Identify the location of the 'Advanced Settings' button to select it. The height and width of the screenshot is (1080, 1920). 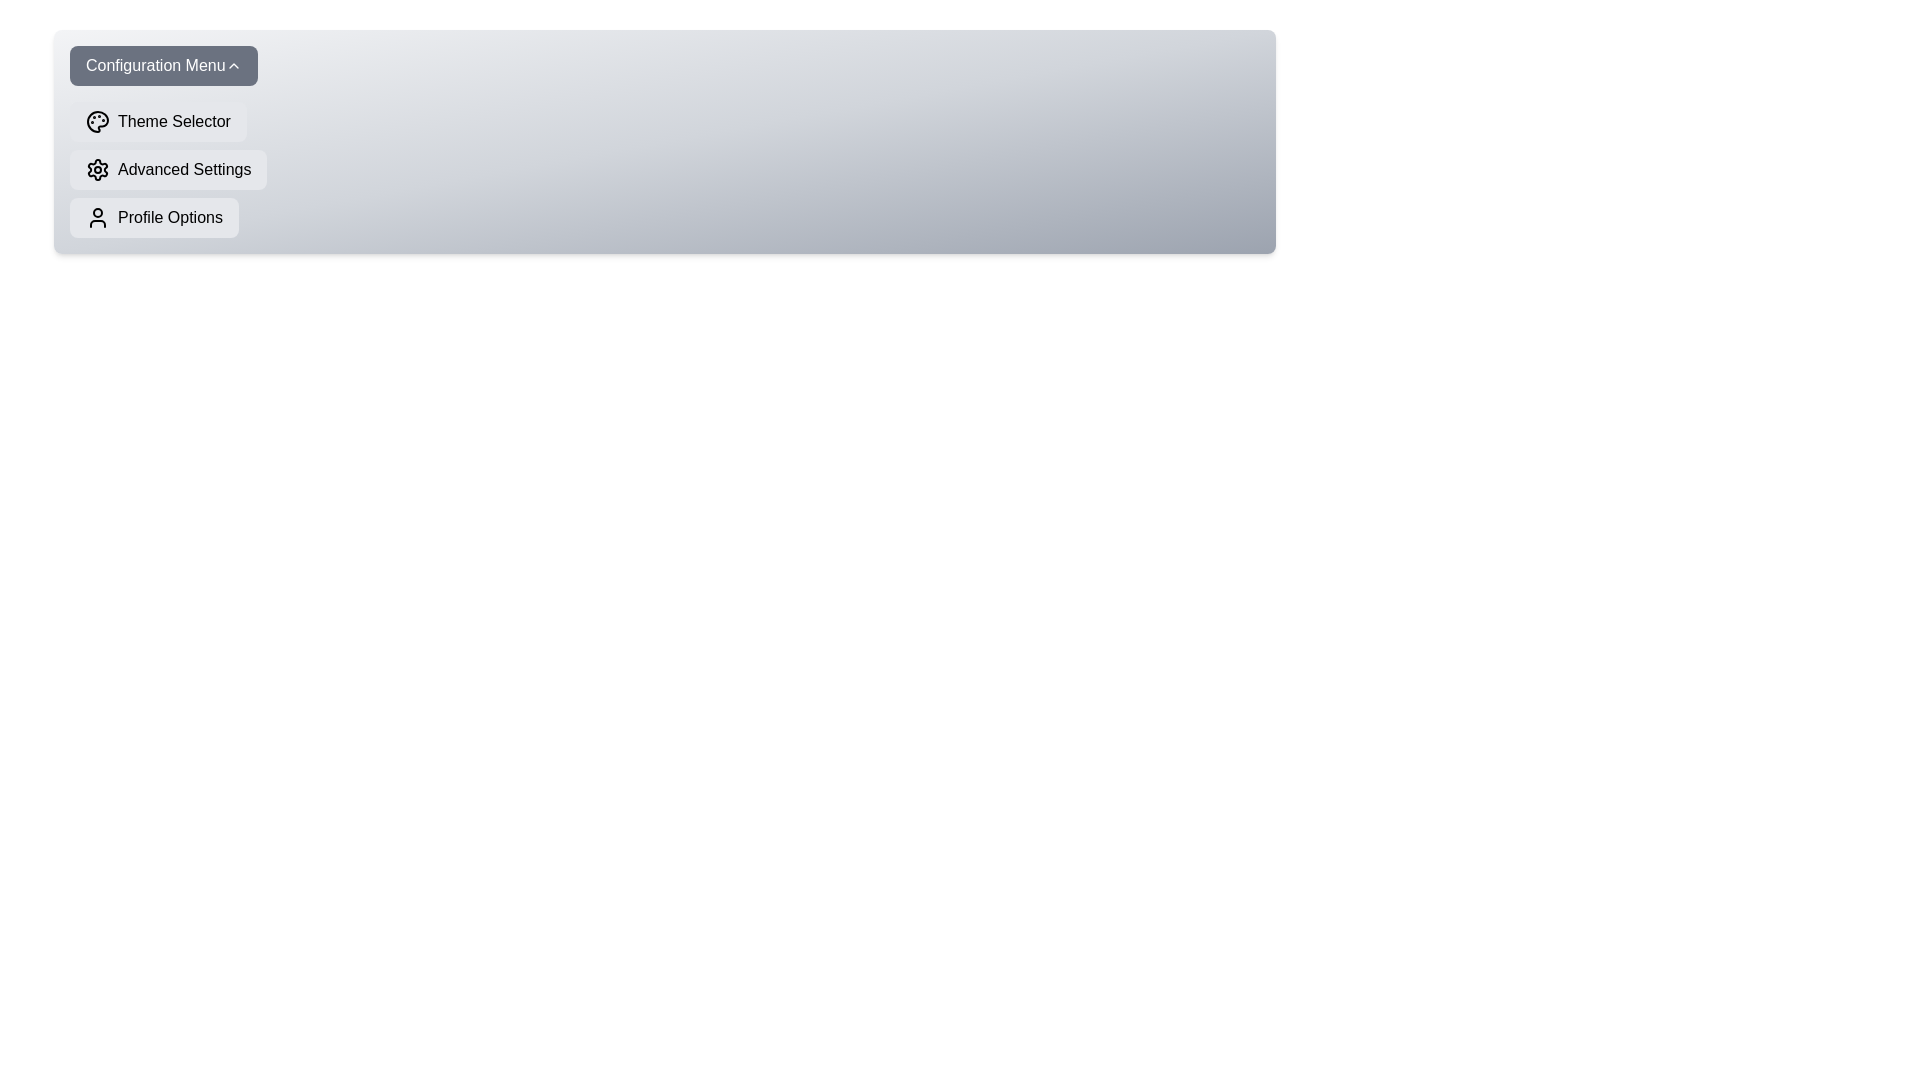
(168, 168).